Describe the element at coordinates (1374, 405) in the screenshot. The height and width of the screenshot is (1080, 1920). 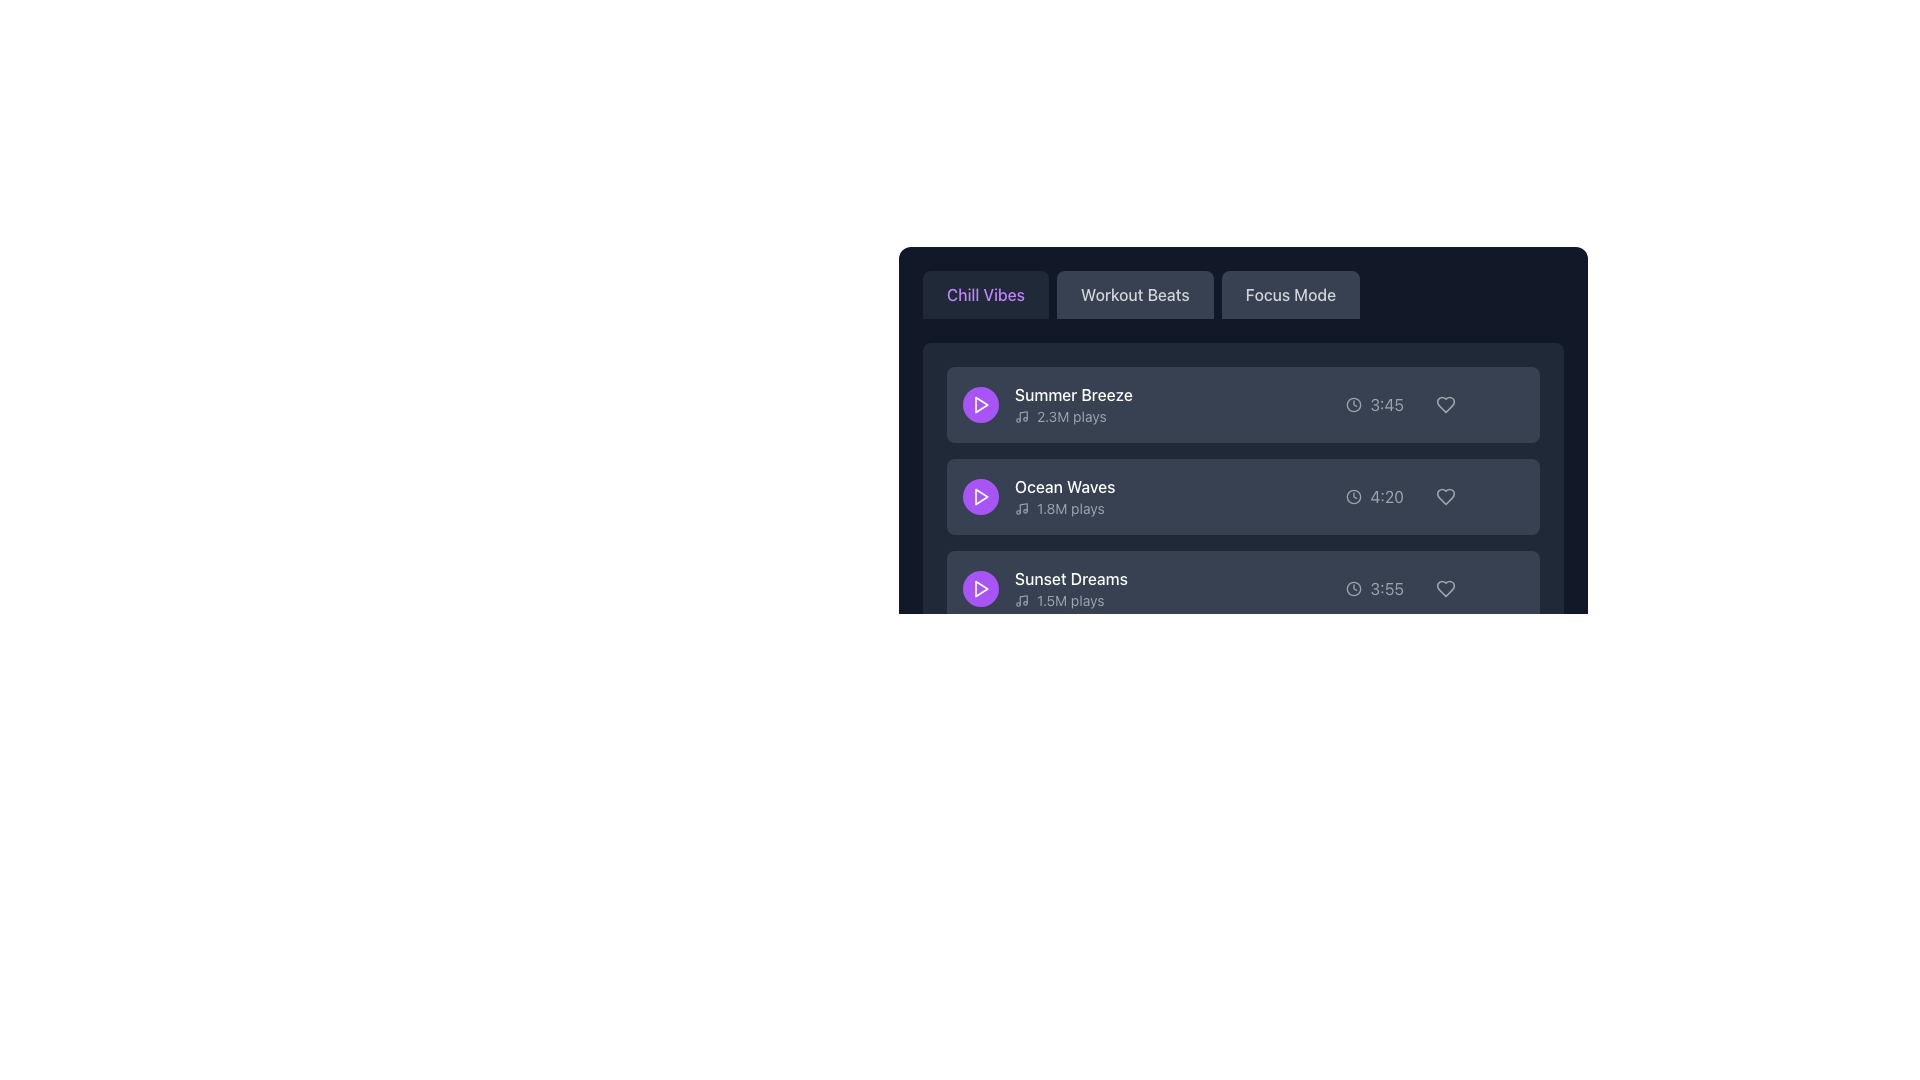
I see `the Duration Indicator, which is a small circular clock icon followed by the text '3:45', styled in light gray, located next to the song title 'Summer Breeze'` at that location.